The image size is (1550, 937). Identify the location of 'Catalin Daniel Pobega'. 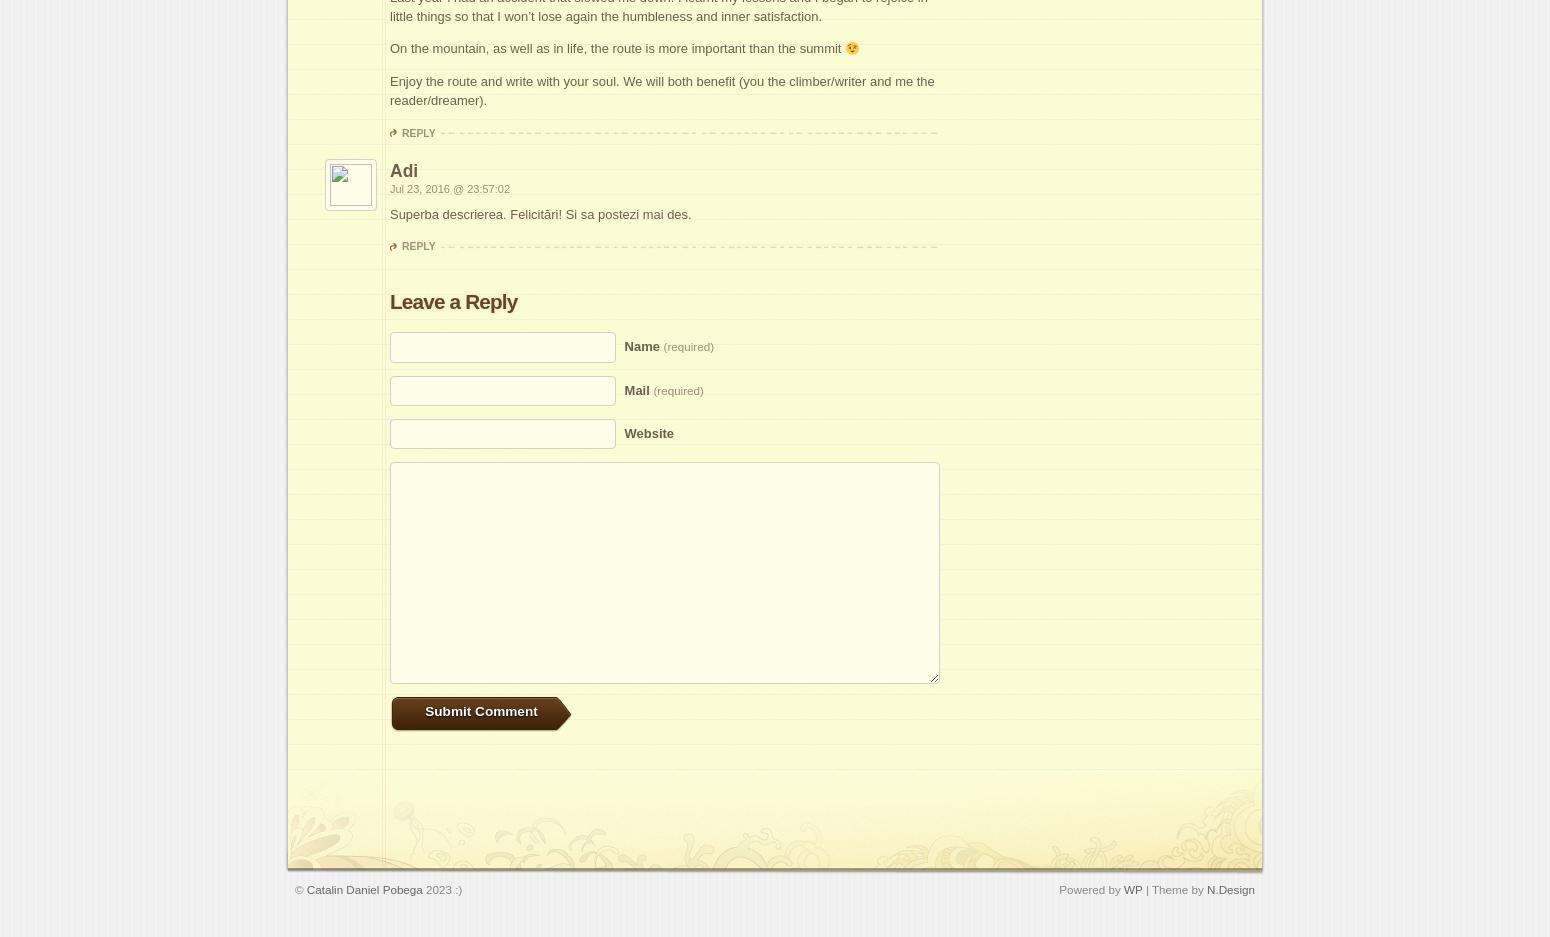
(362, 887).